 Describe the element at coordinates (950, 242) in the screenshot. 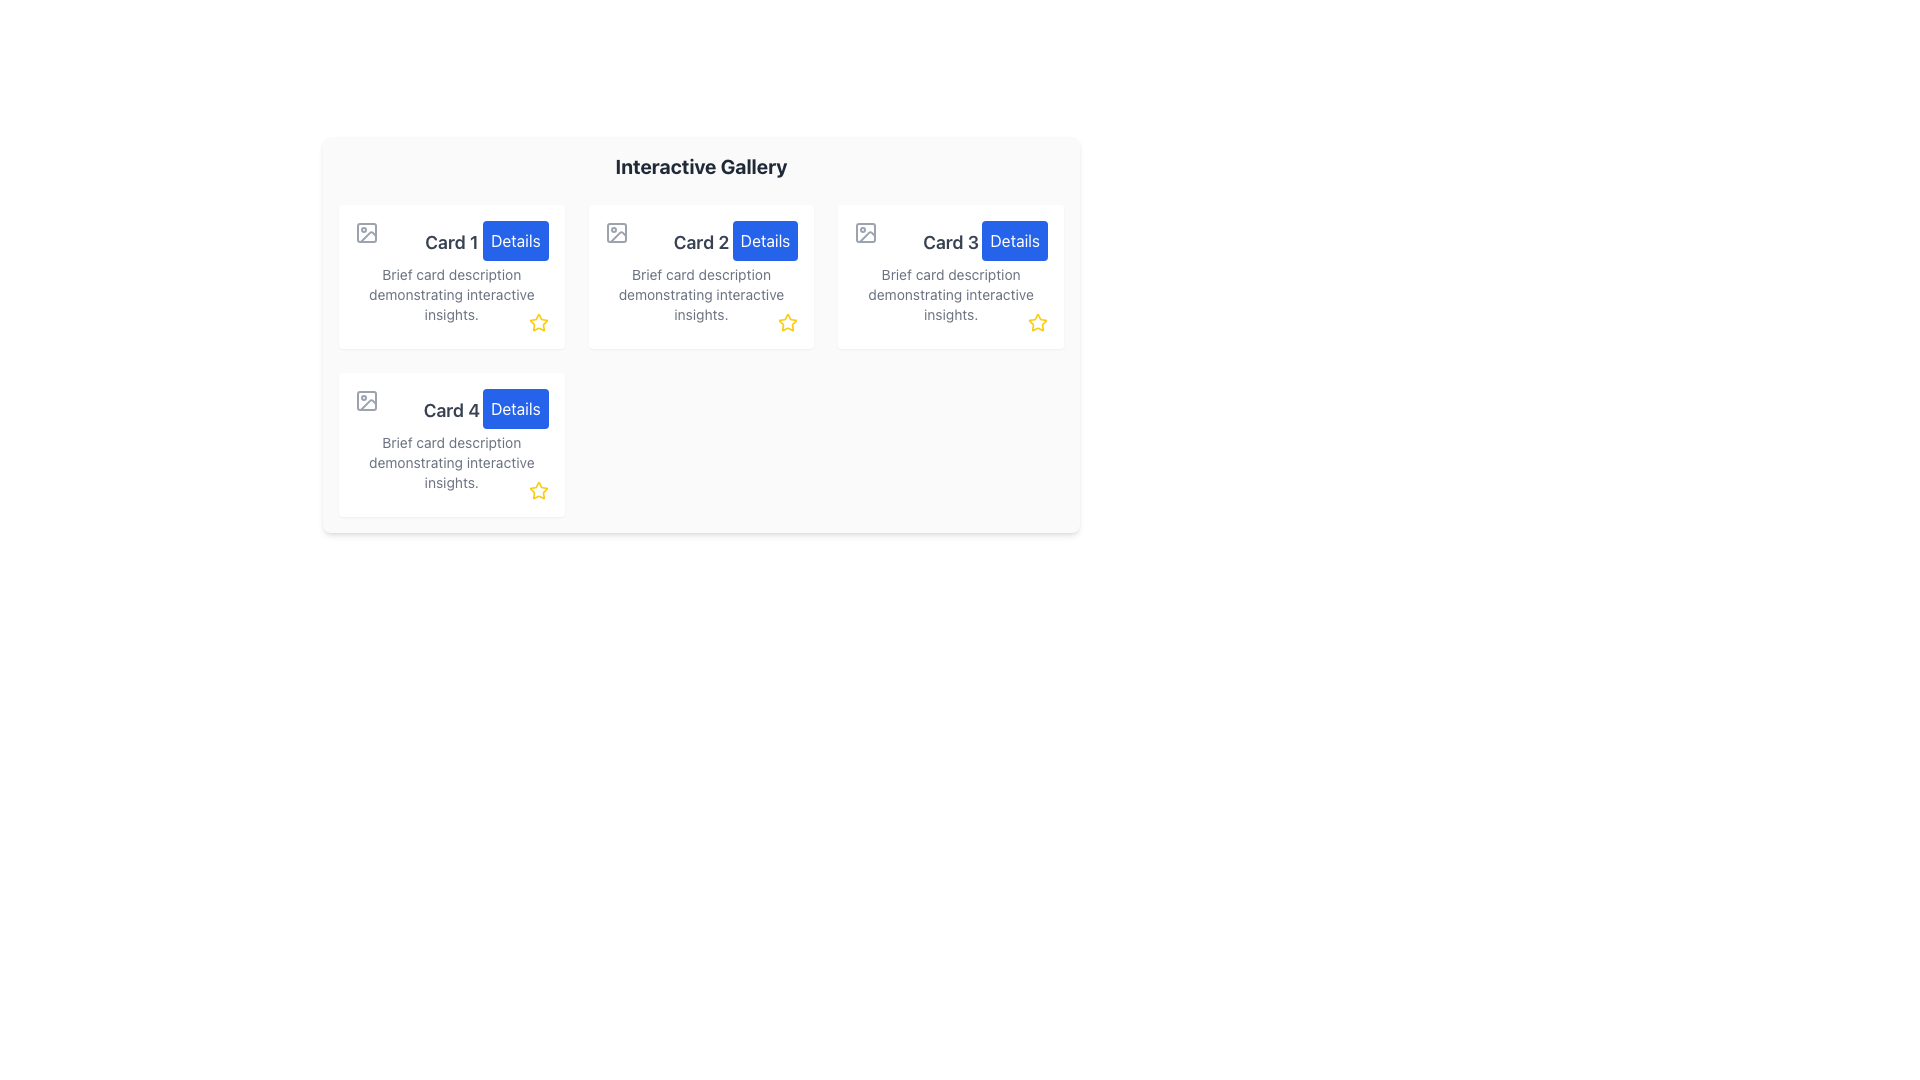

I see `the main title text component located at the top-center of the third card in the card group, which serves as the identifier for the card's content` at that location.